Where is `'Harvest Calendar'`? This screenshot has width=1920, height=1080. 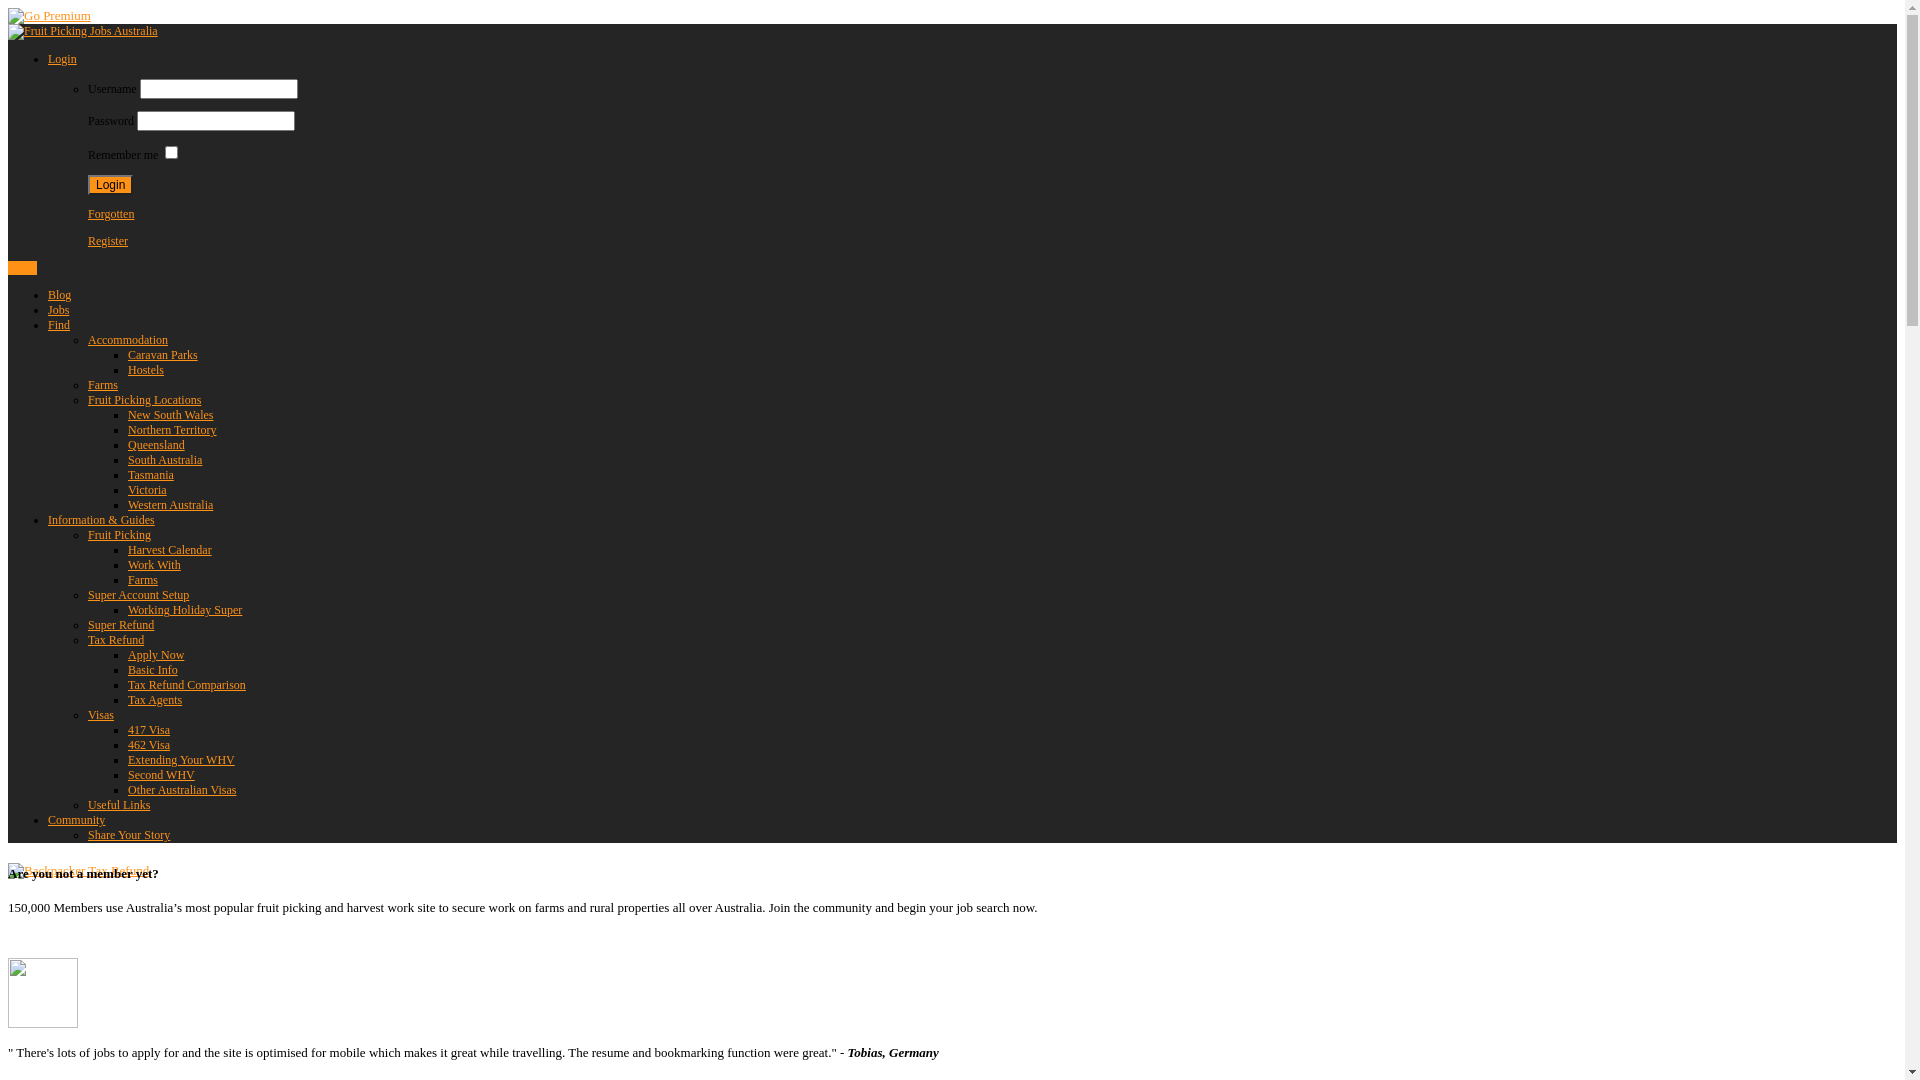
'Harvest Calendar' is located at coordinates (127, 550).